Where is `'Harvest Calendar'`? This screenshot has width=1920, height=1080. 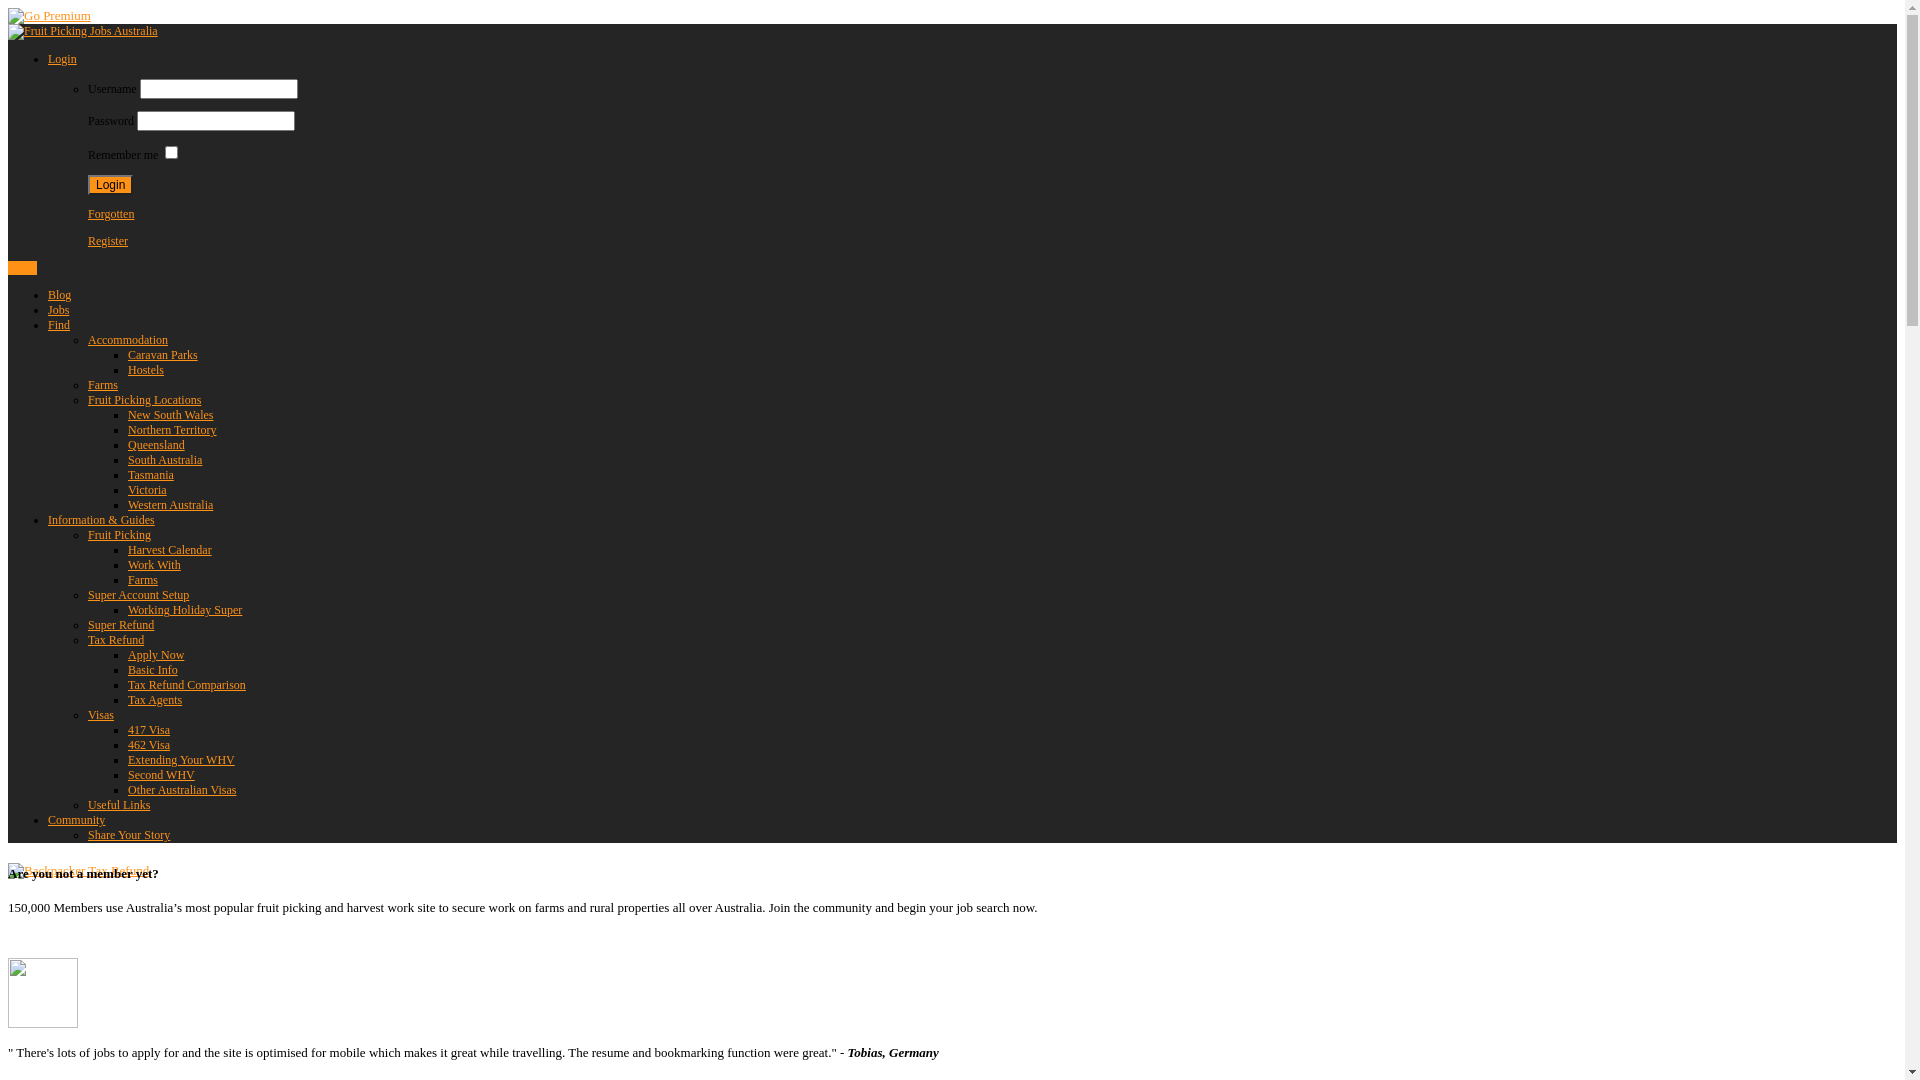
'Harvest Calendar' is located at coordinates (127, 550).